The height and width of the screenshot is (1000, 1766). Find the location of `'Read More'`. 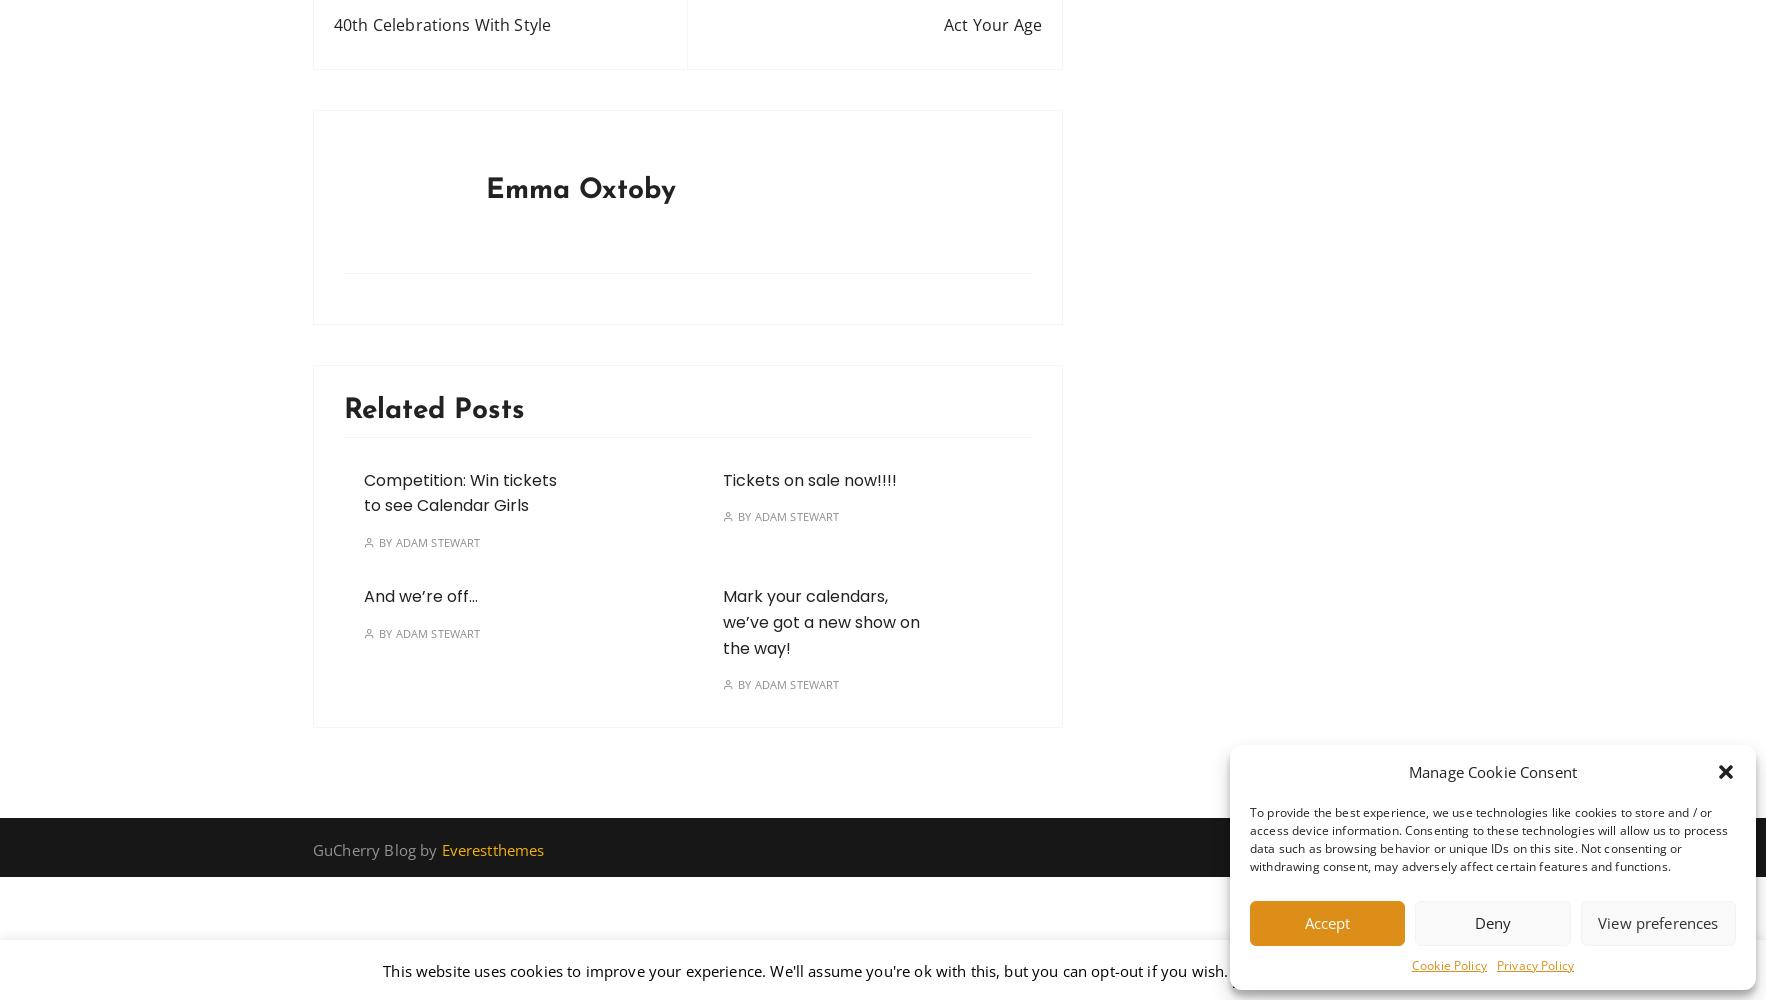

'Read More' is located at coordinates (1341, 970).